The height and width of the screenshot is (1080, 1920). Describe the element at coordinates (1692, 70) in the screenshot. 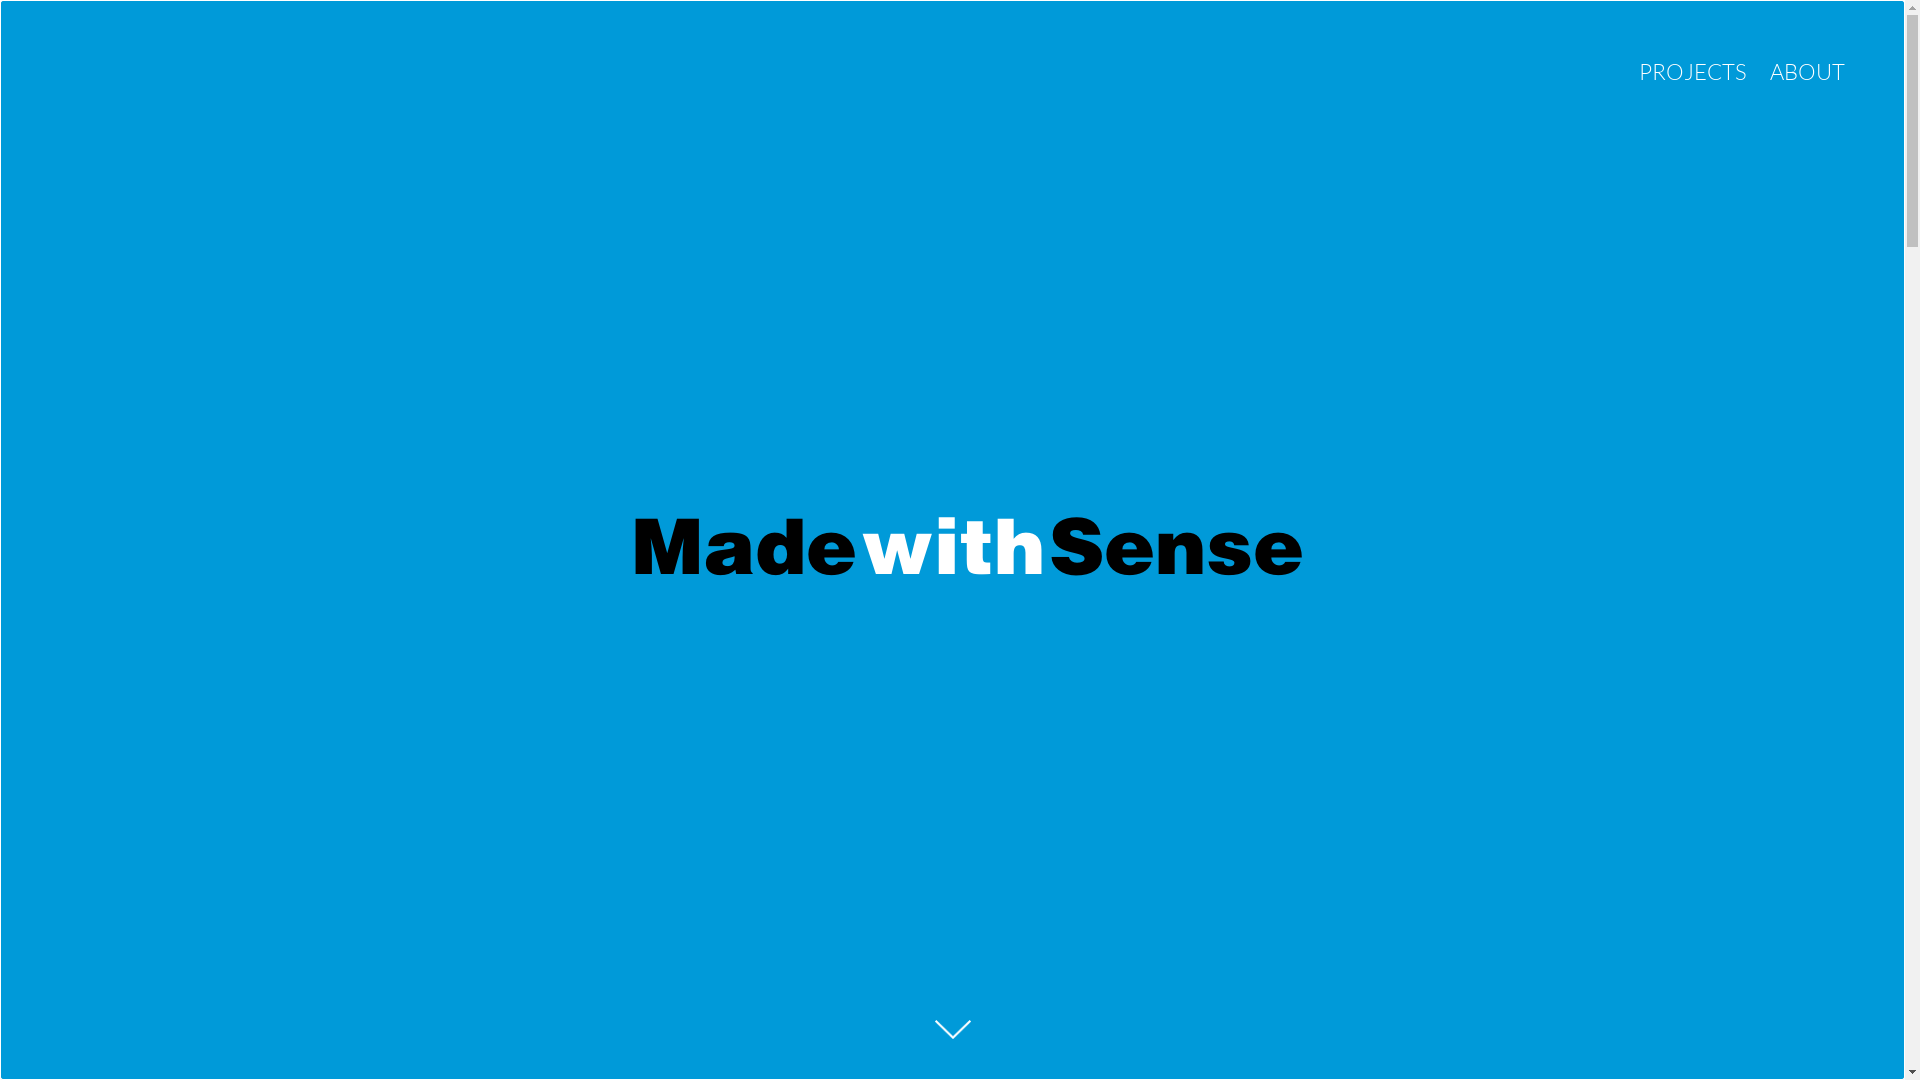

I see `'PROJECTS'` at that location.